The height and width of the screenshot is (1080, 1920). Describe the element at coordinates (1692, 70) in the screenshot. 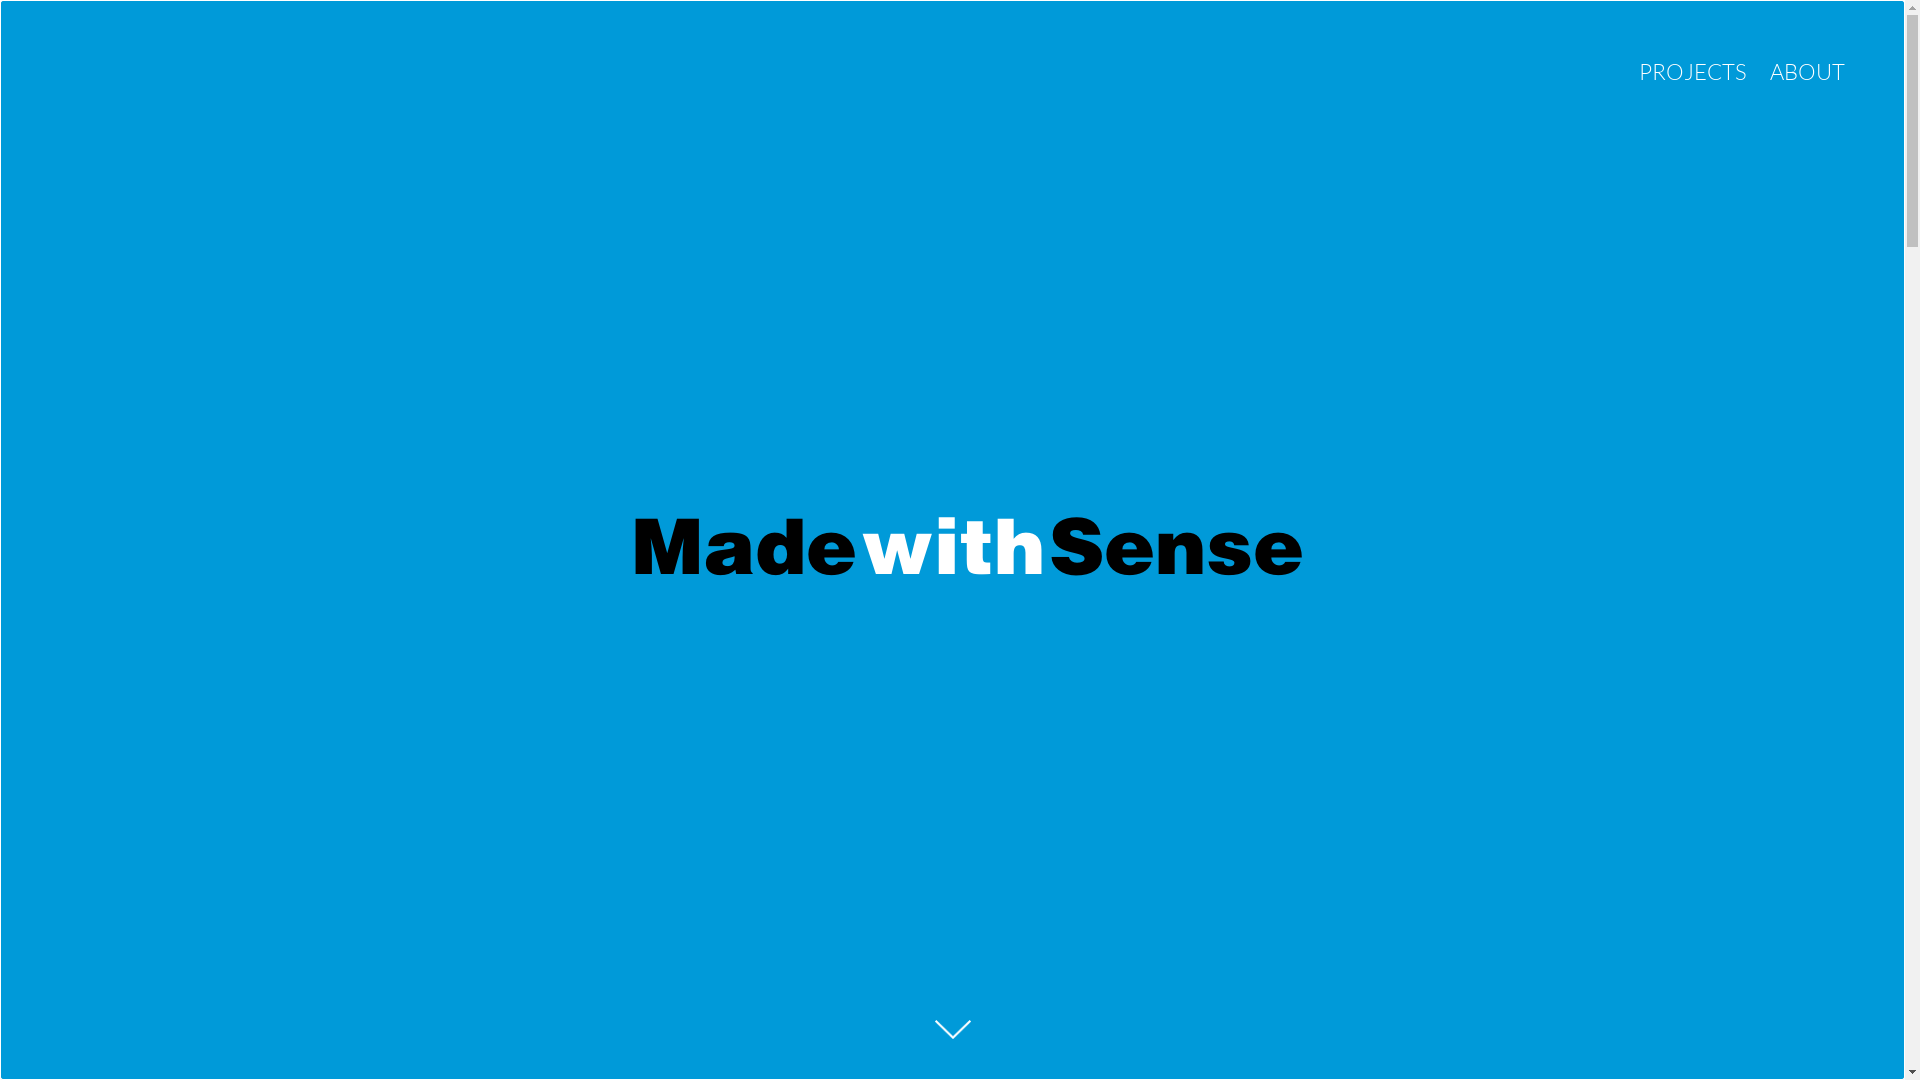

I see `'PROJECTS'` at that location.